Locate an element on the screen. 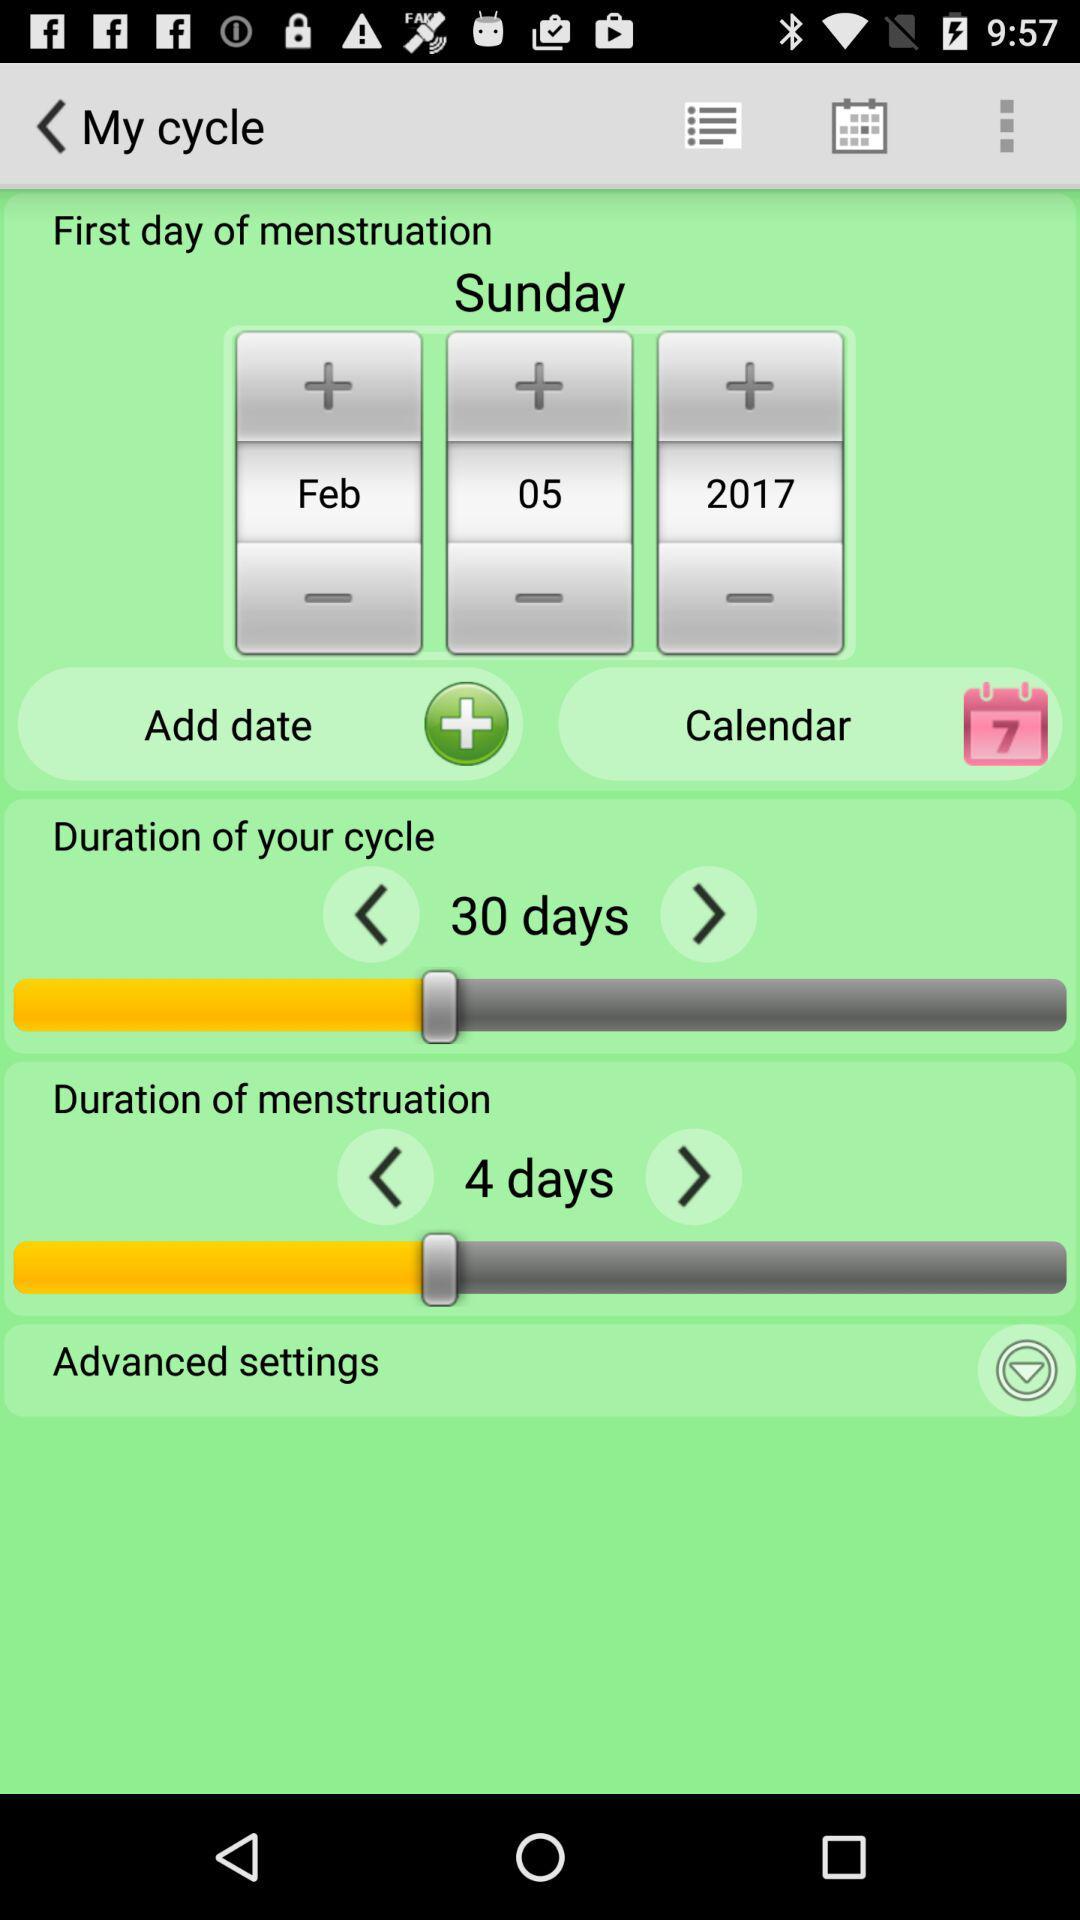 The width and height of the screenshot is (1080, 1920). the arrow_backward icon is located at coordinates (385, 1258).